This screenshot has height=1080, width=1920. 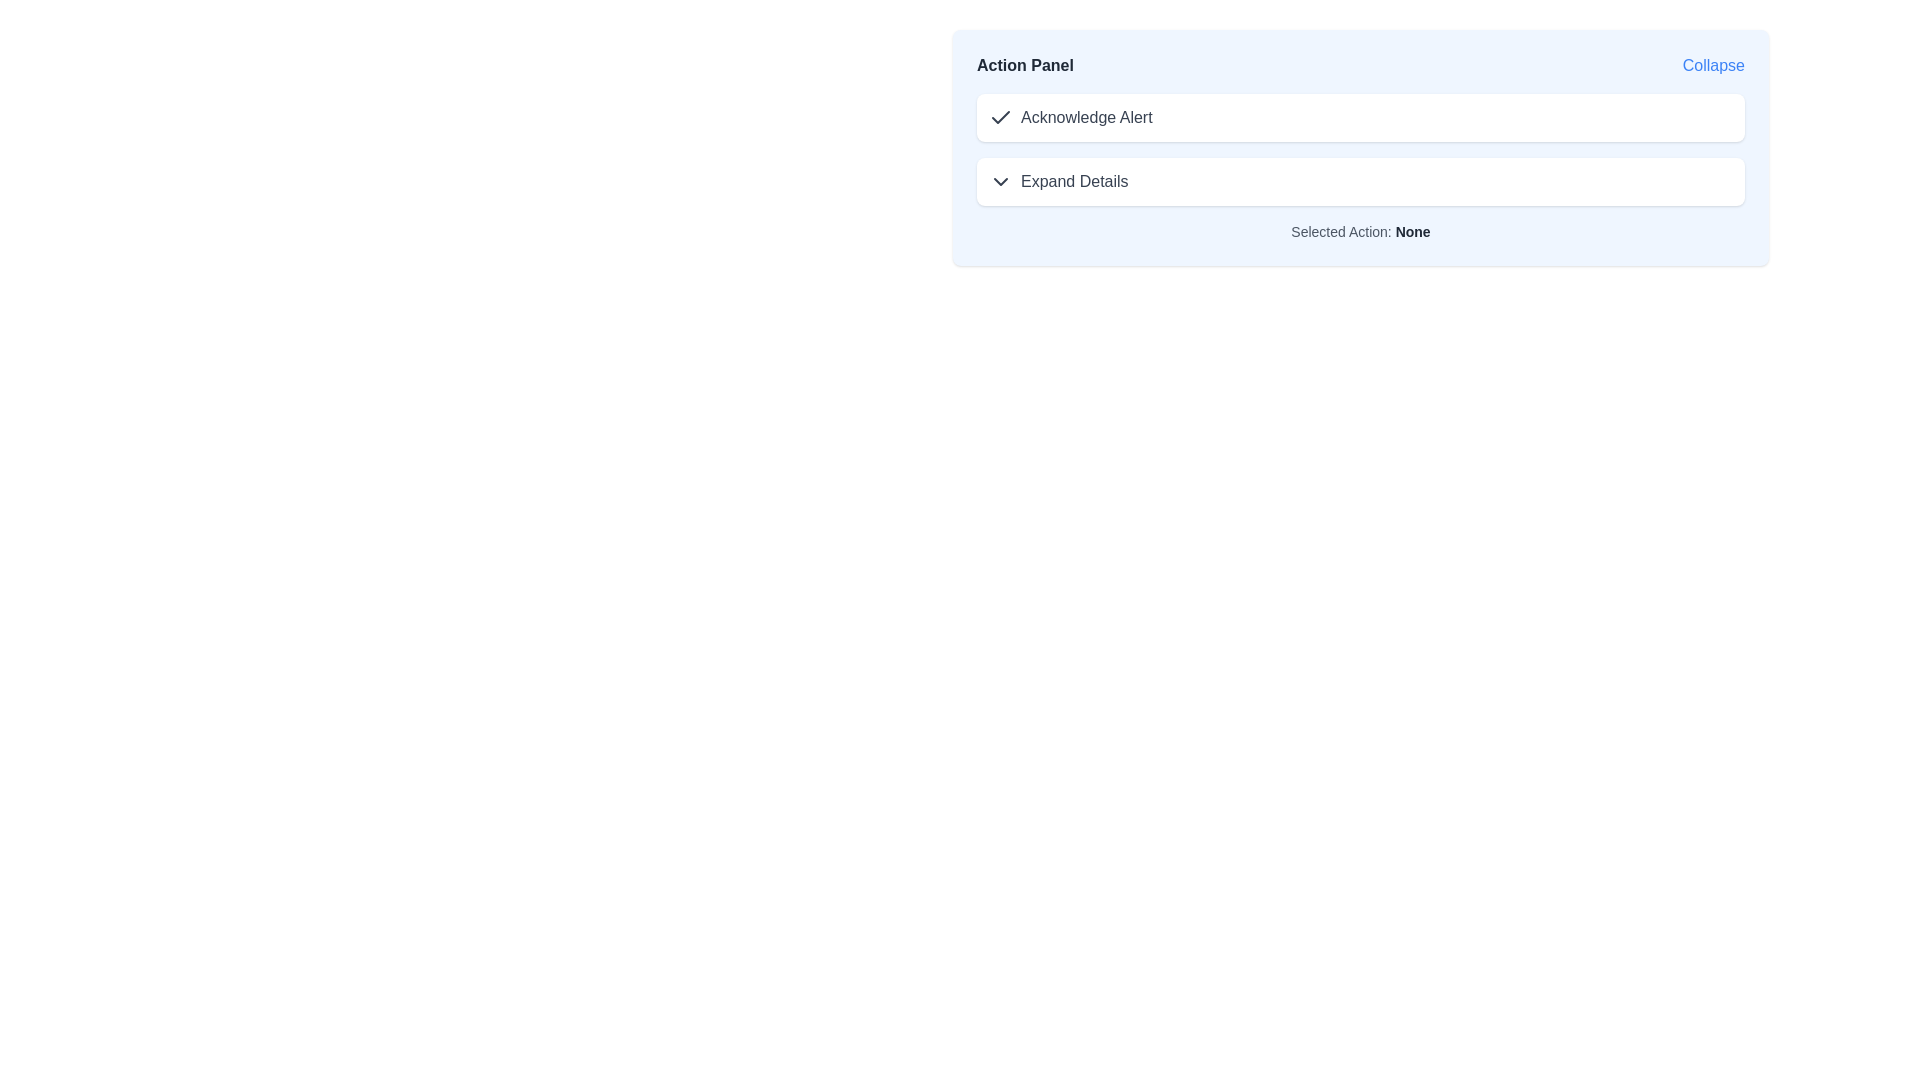 What do you see at coordinates (1712, 64) in the screenshot?
I see `the 'Collapse' hyperlink located at the top-right corner of the 'Action Panel'` at bounding box center [1712, 64].